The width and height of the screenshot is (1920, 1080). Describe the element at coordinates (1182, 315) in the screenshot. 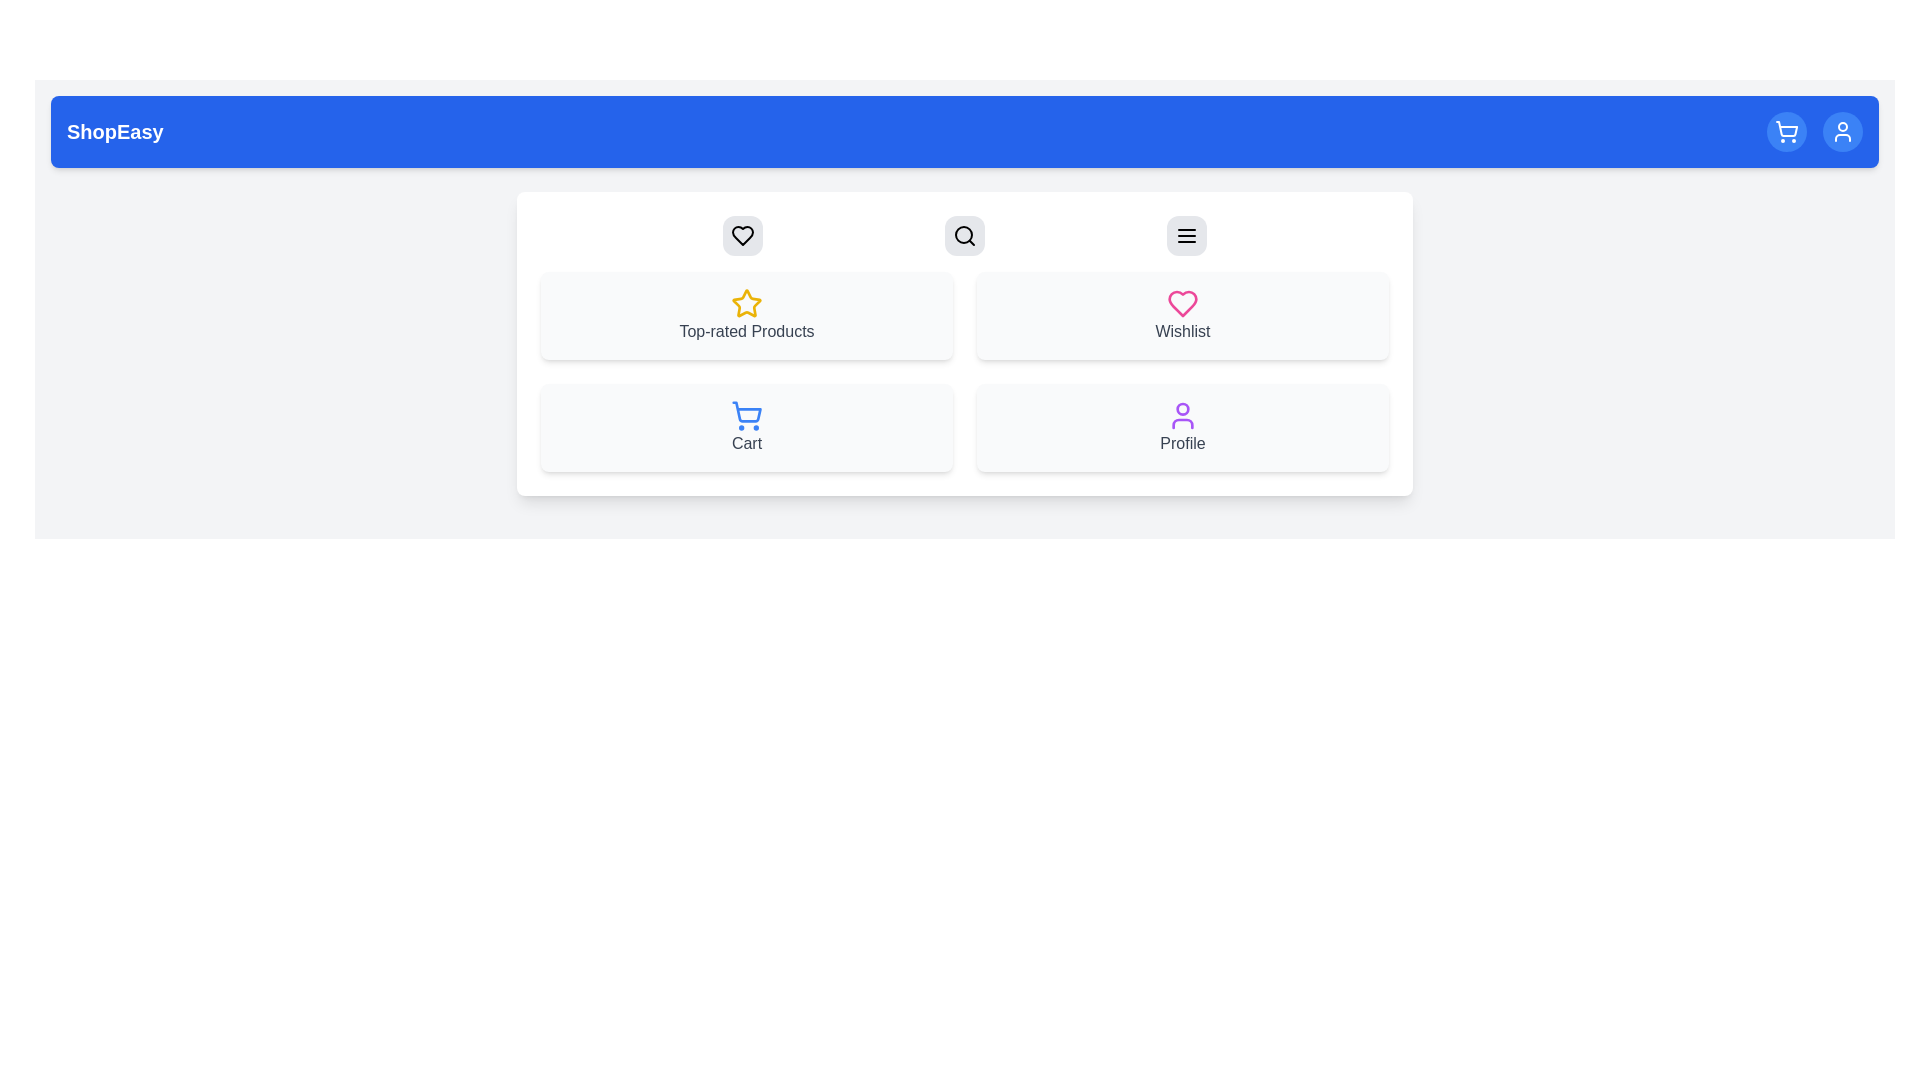

I see `the pink heart icon in the Wishlist card, which has a light gray background and is located in a 2x2 grid layout` at that location.